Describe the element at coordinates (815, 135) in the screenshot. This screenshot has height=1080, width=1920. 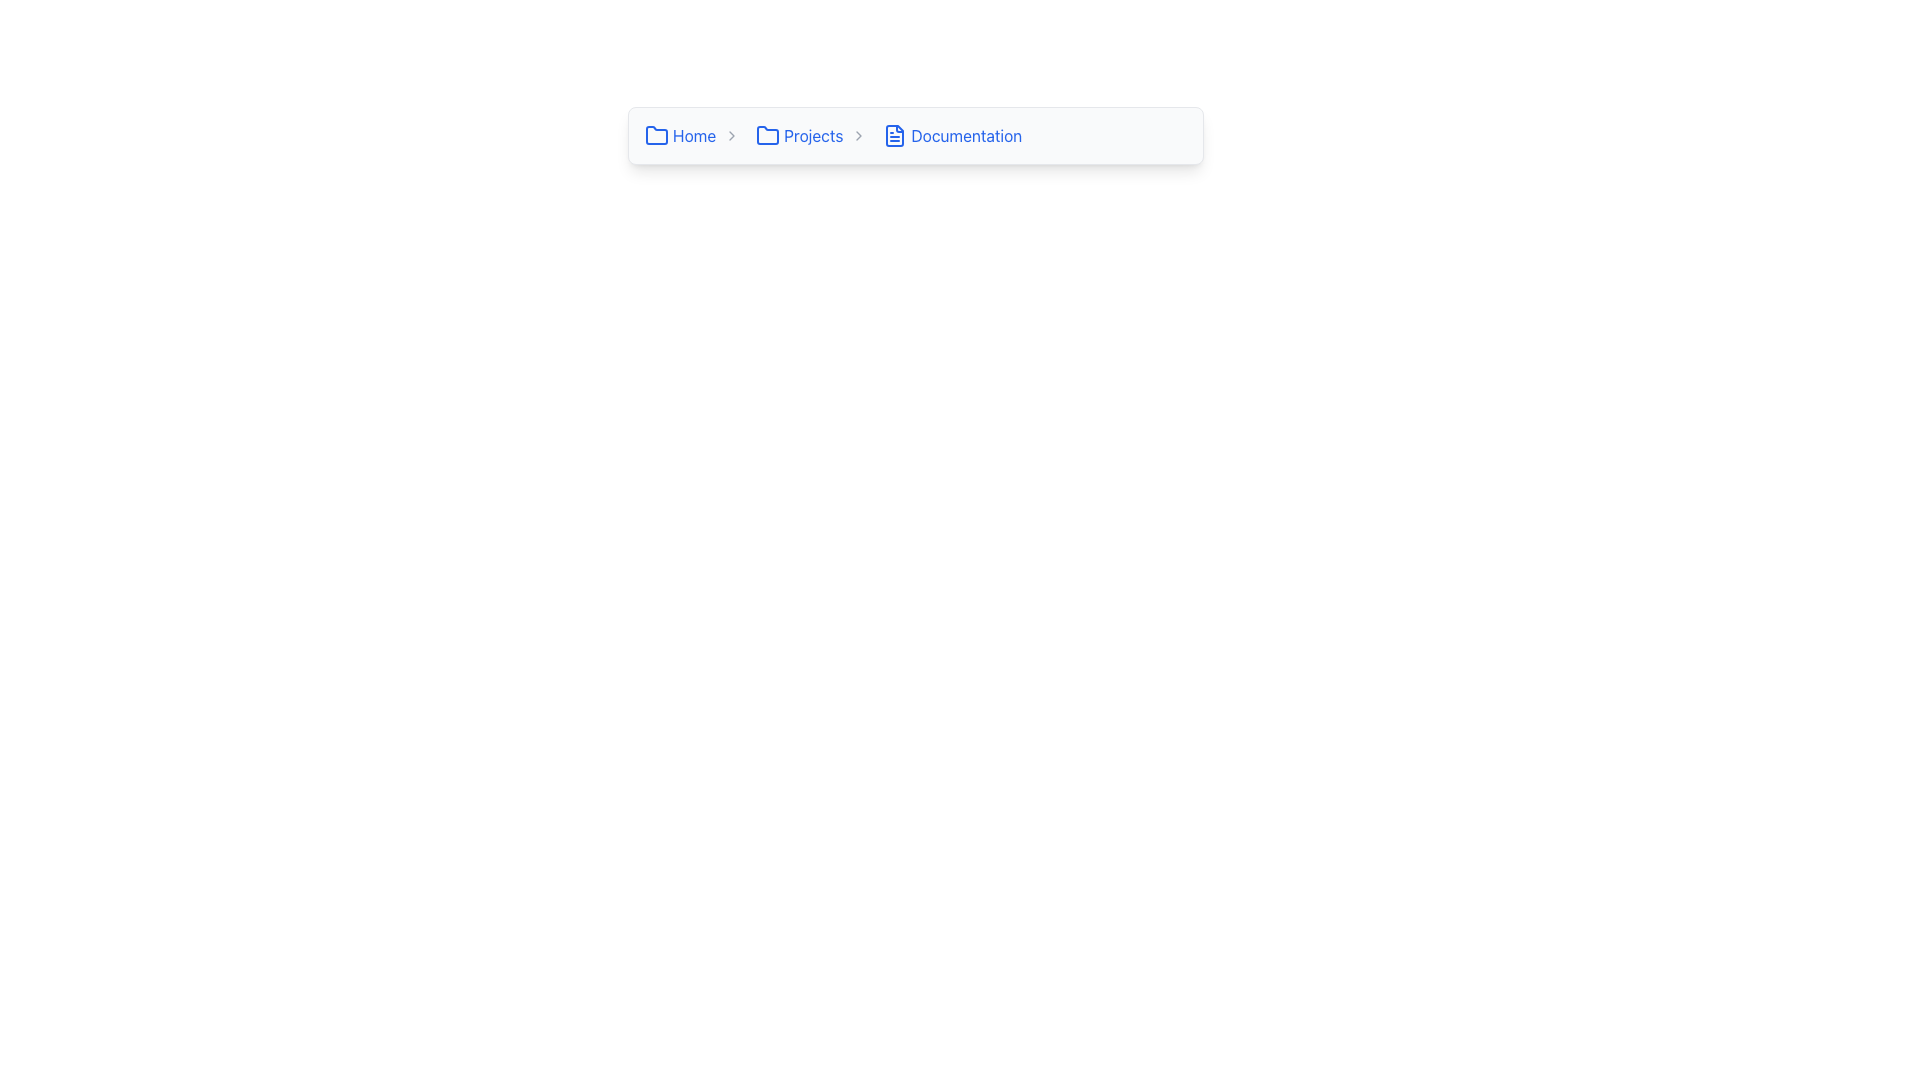
I see `the 'Projects' breadcrumb link, which is the second clickable item in the breadcrumb navigation bar, styled in blue with a folder icon on the left and an arrow on the right` at that location.